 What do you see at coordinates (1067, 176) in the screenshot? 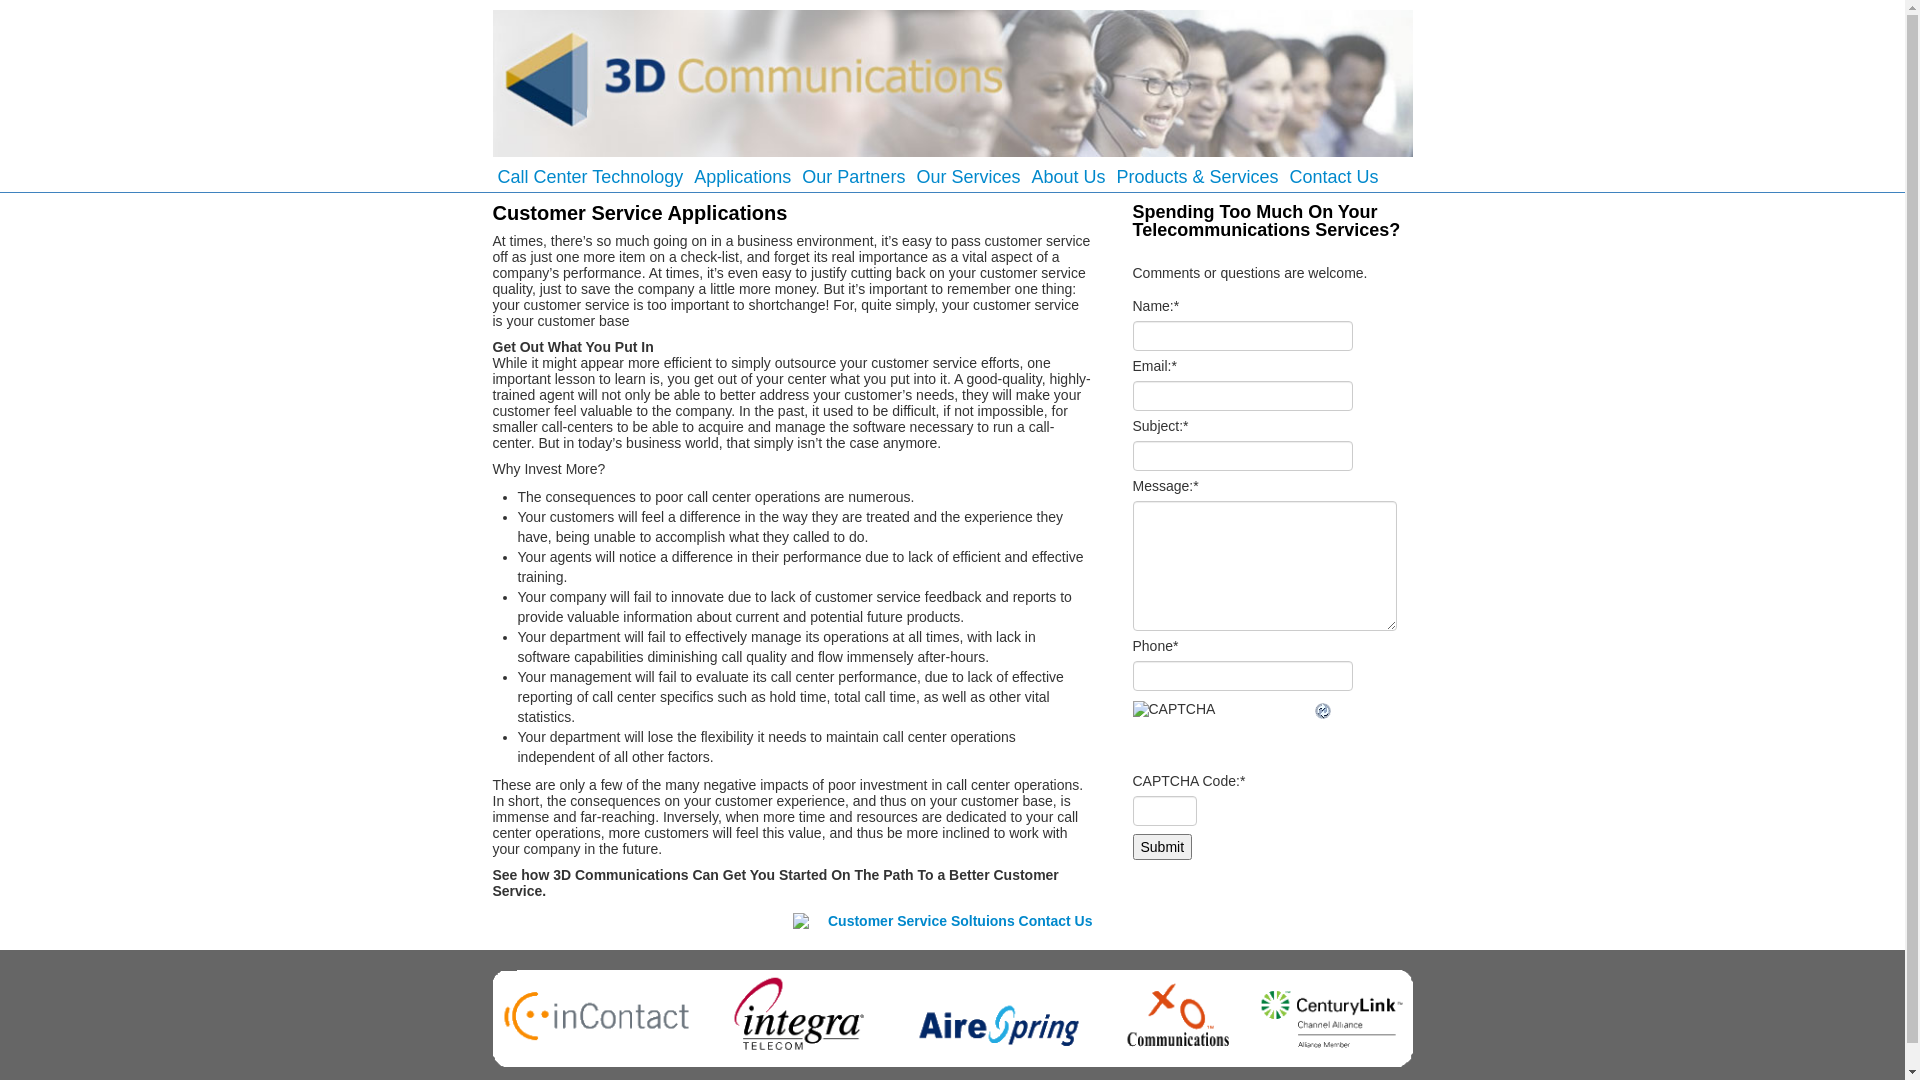
I see `'About Us'` at bounding box center [1067, 176].